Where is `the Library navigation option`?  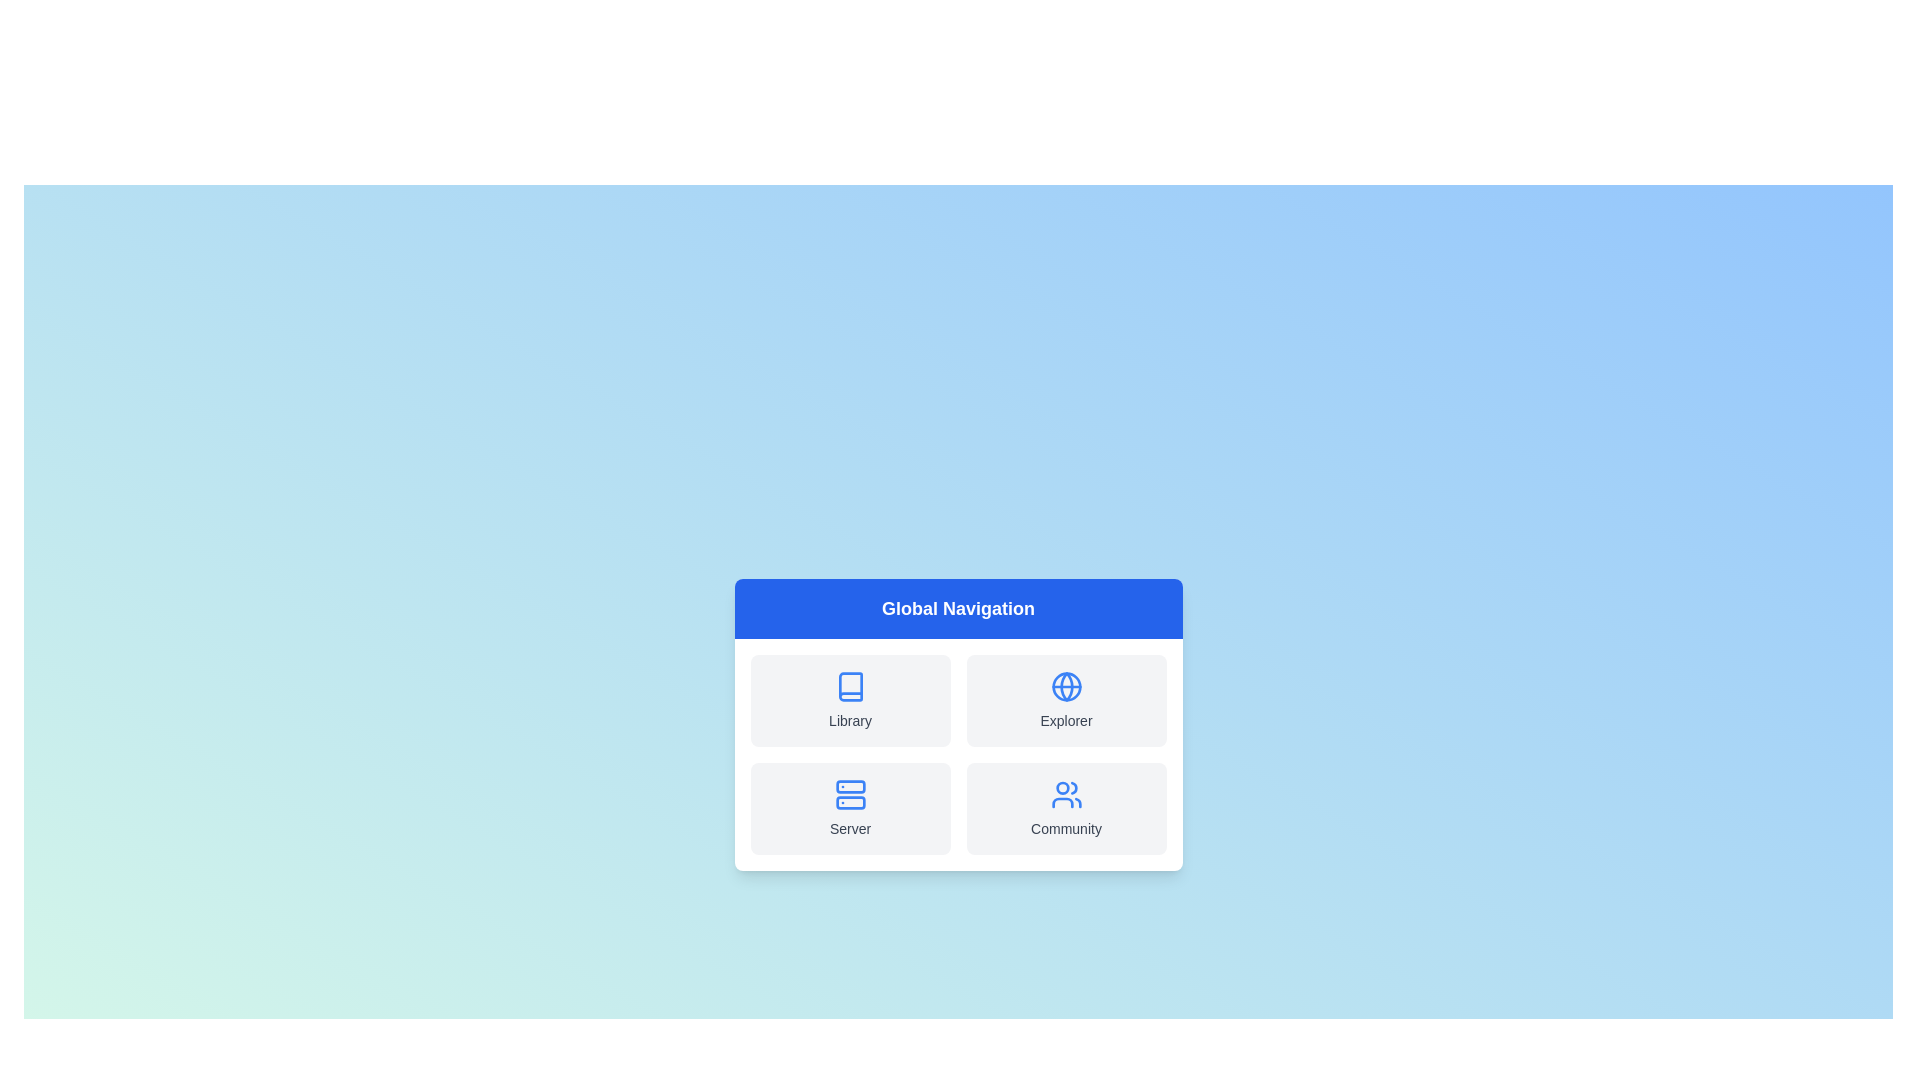
the Library navigation option is located at coordinates (850, 700).